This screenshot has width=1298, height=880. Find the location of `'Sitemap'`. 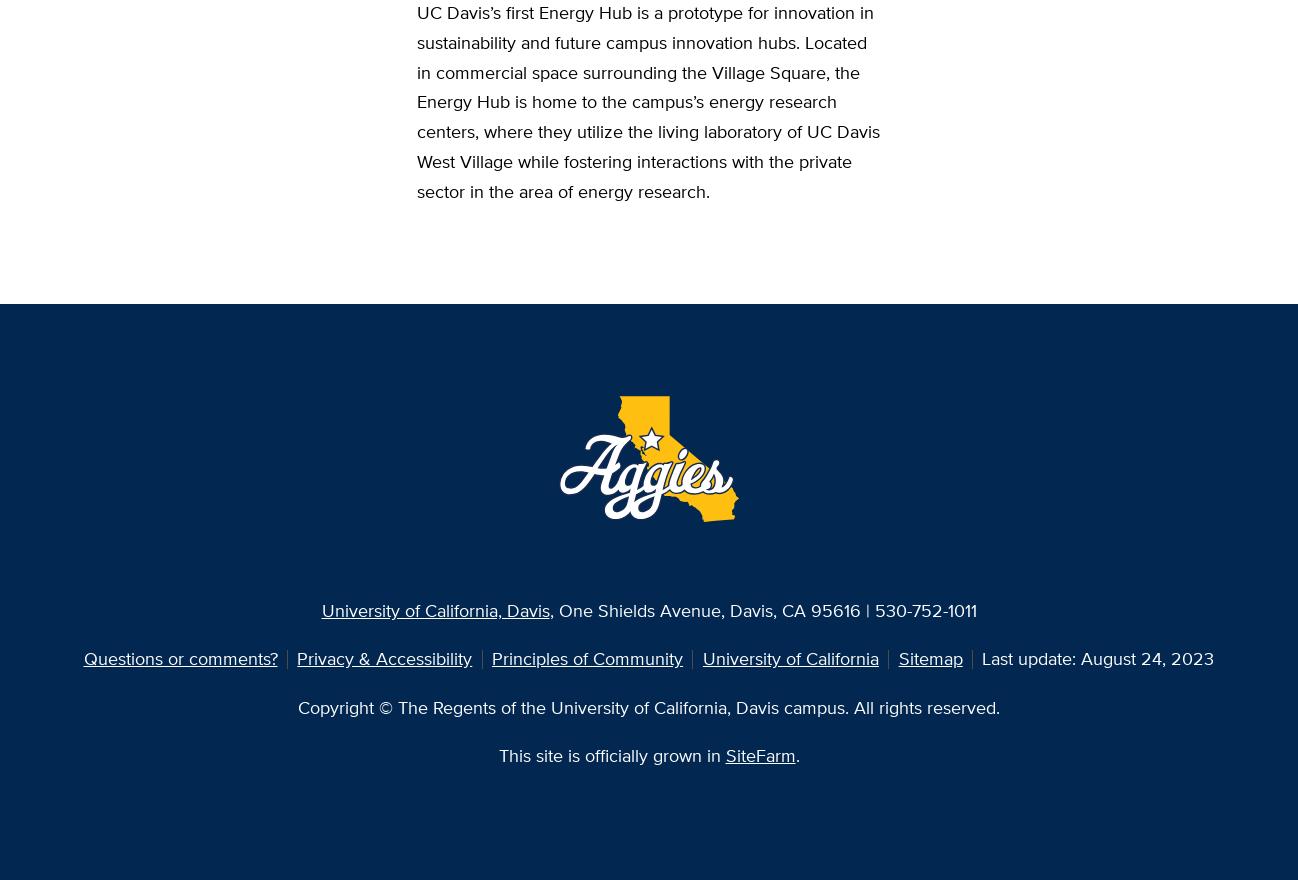

'Sitemap' is located at coordinates (929, 658).